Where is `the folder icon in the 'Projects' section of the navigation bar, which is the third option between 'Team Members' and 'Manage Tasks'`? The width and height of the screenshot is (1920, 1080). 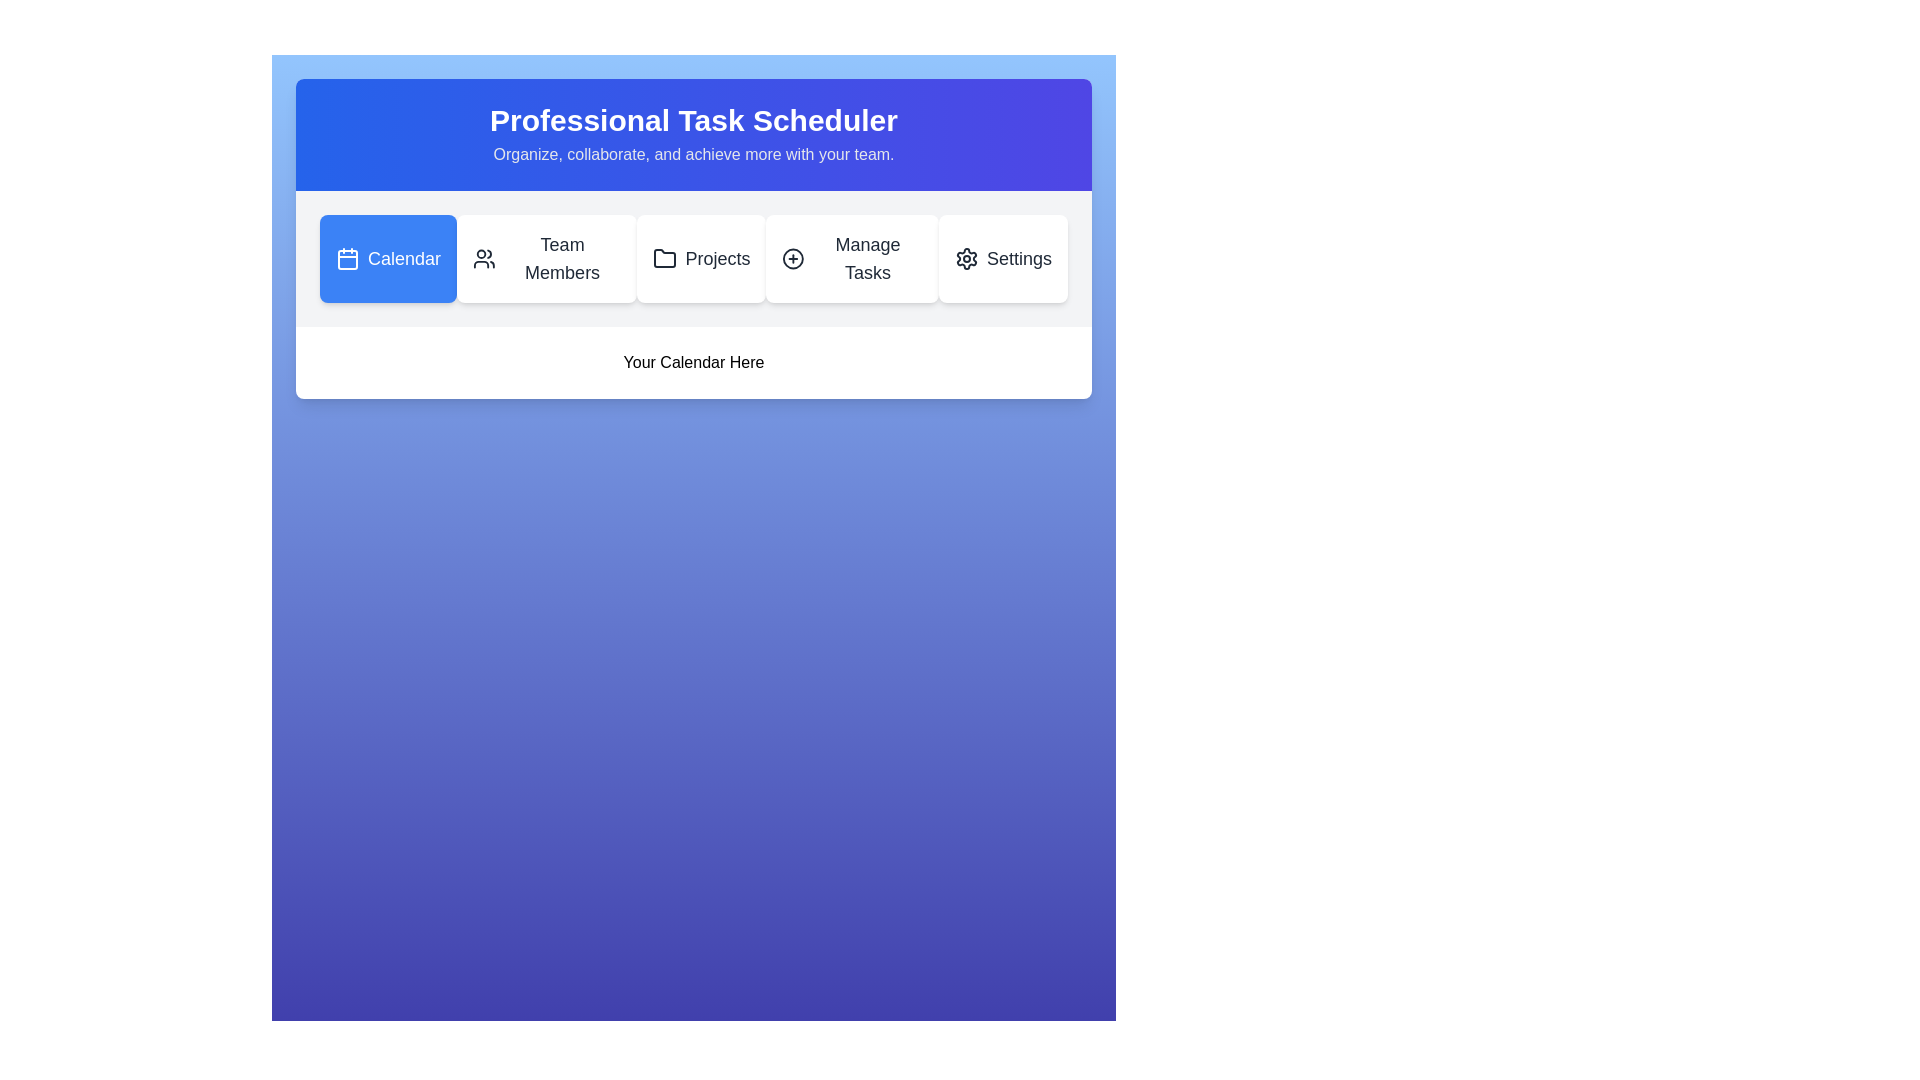
the folder icon in the 'Projects' section of the navigation bar, which is the third option between 'Team Members' and 'Manage Tasks' is located at coordinates (665, 257).